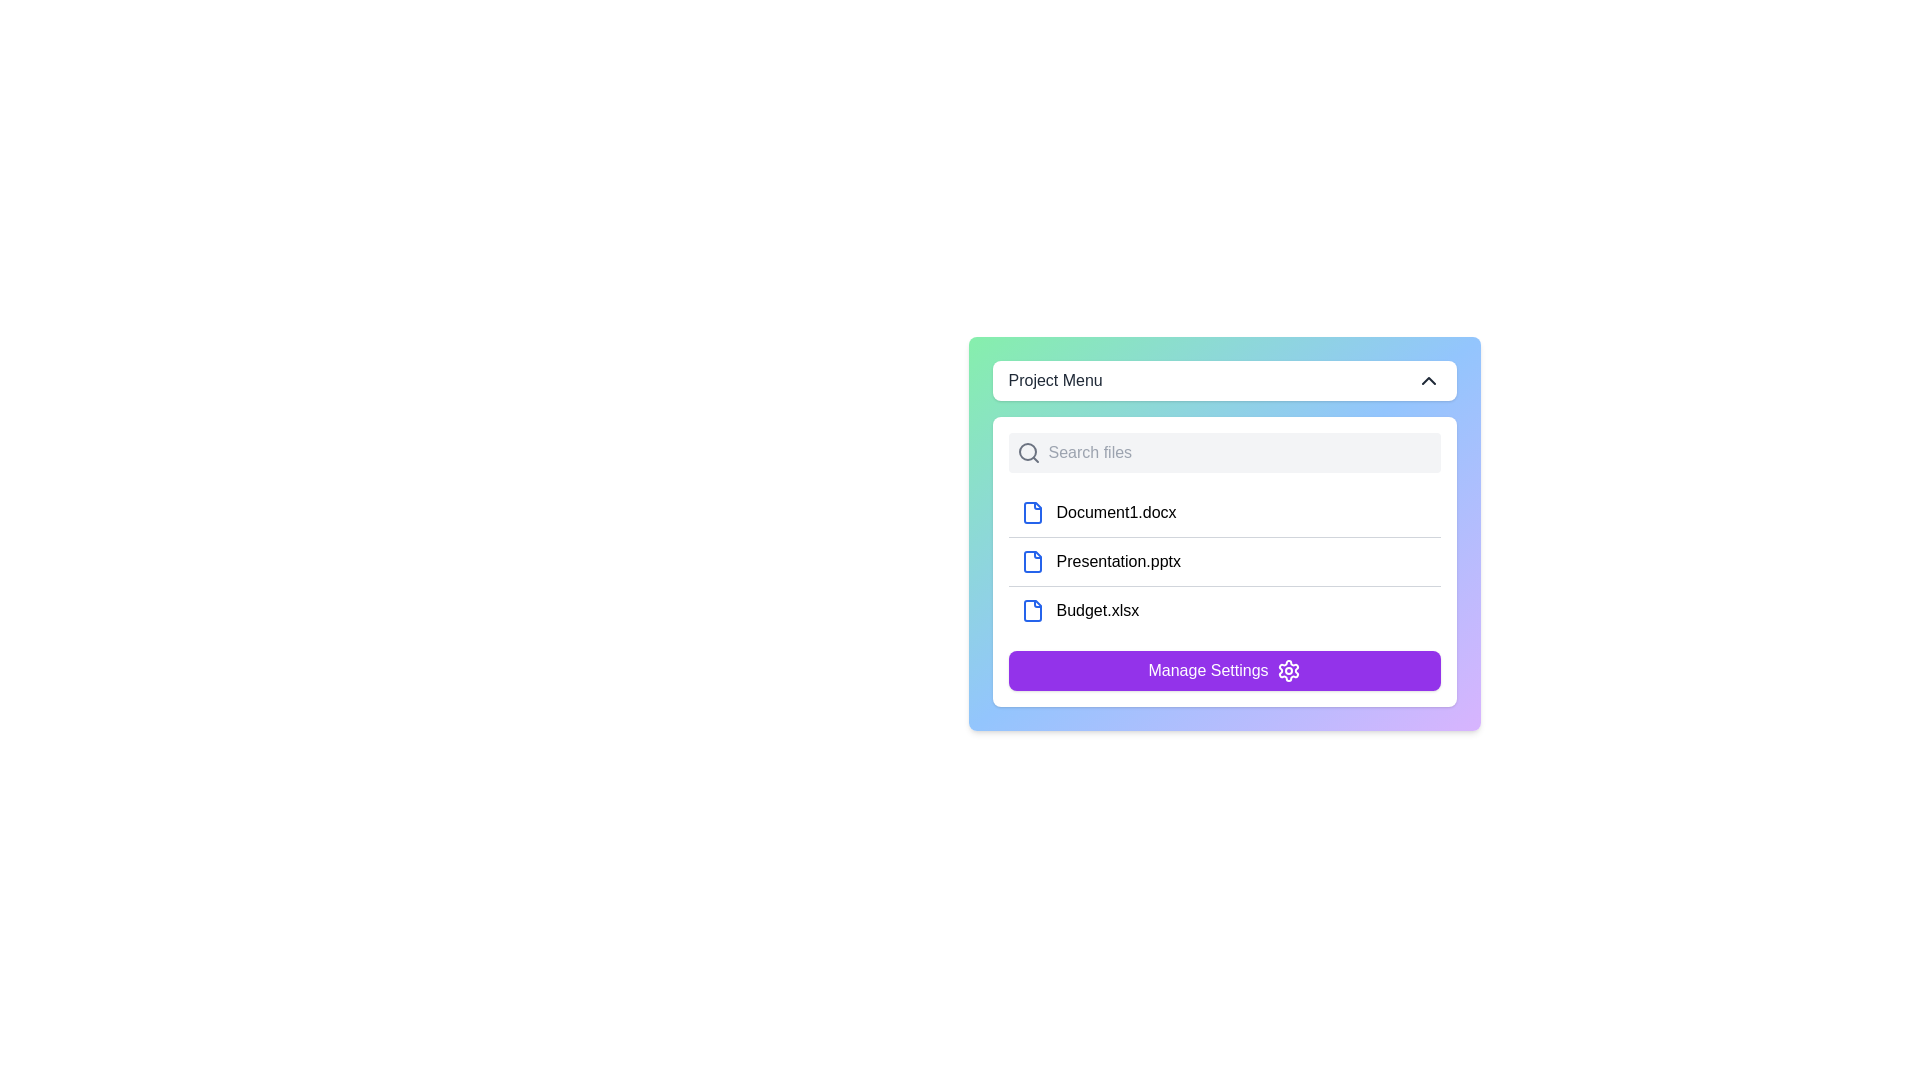  I want to click on the file type icon representing 'presentation.pptx' located before the filename in the file list, so click(1032, 562).